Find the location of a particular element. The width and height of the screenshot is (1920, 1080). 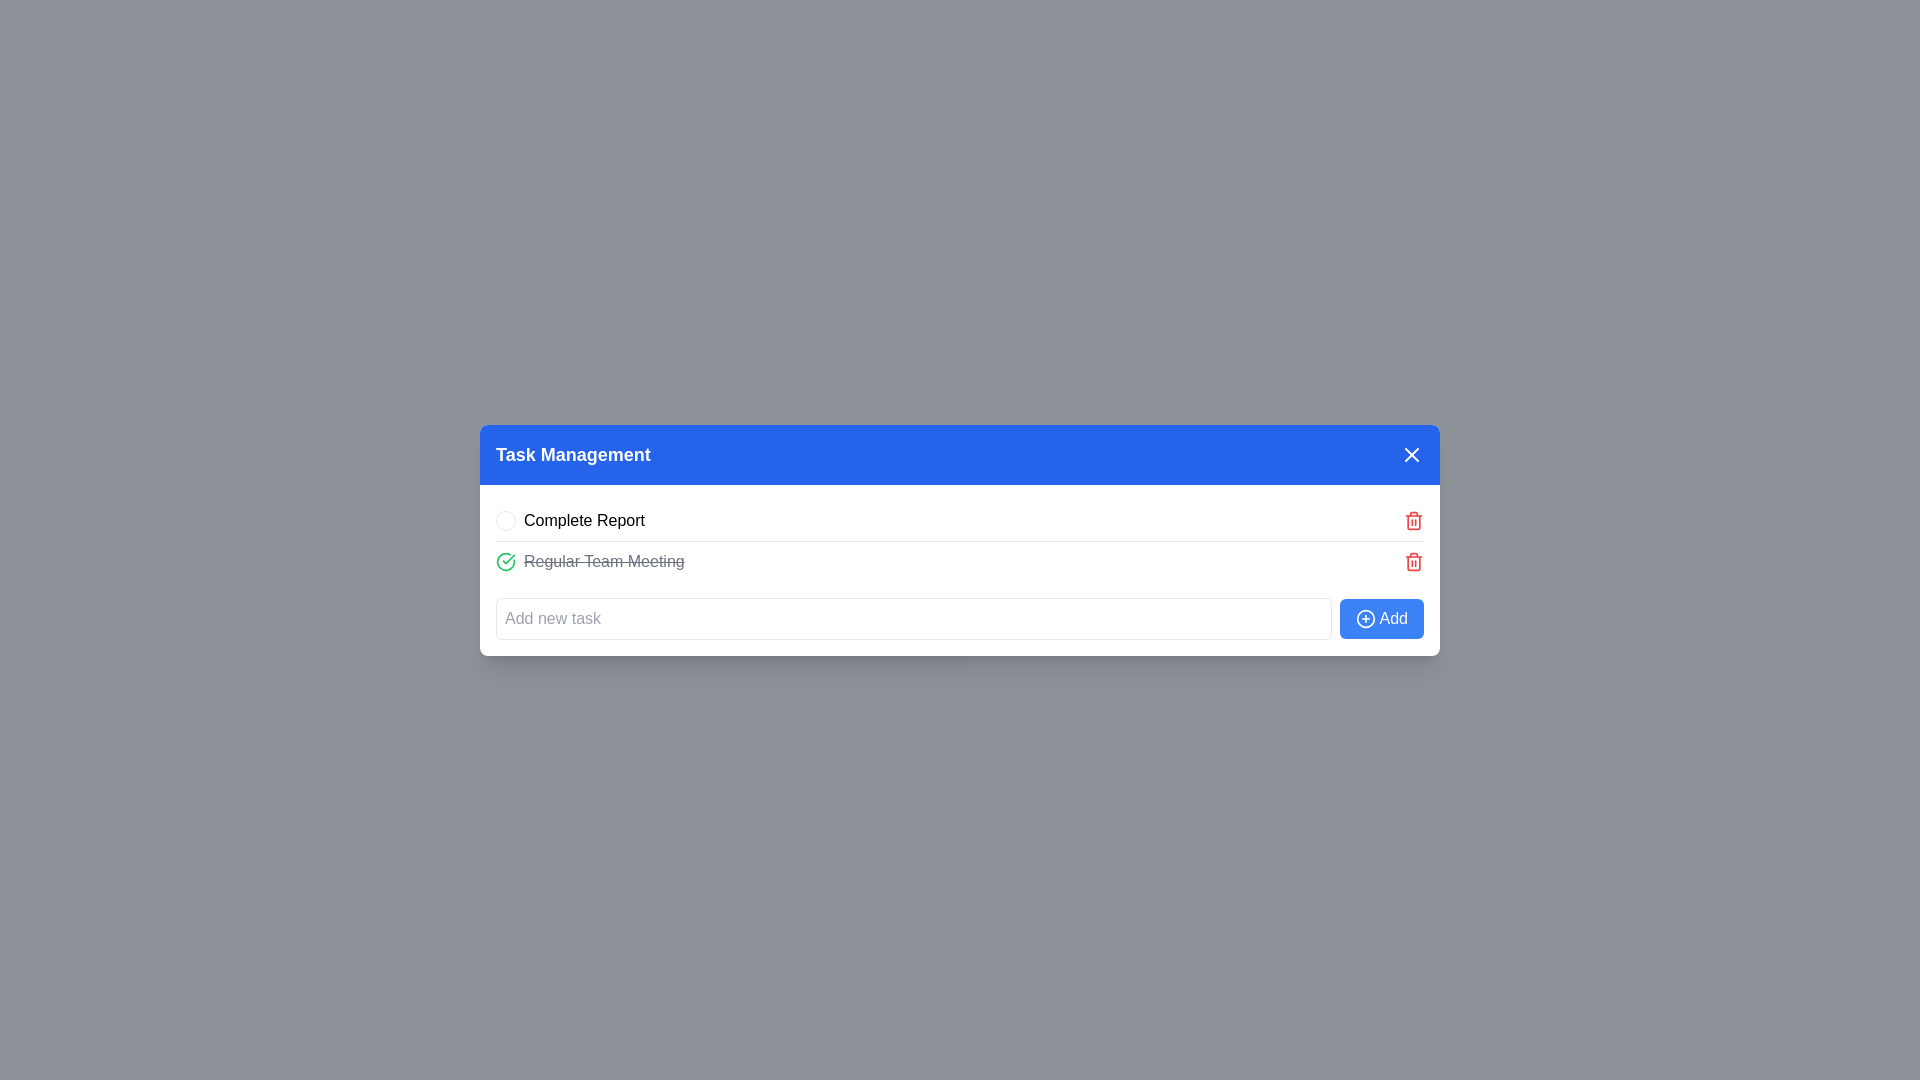

the small rounded circle indicator located at the leftmost side of the 'Complete Report' task entry is located at coordinates (505, 519).